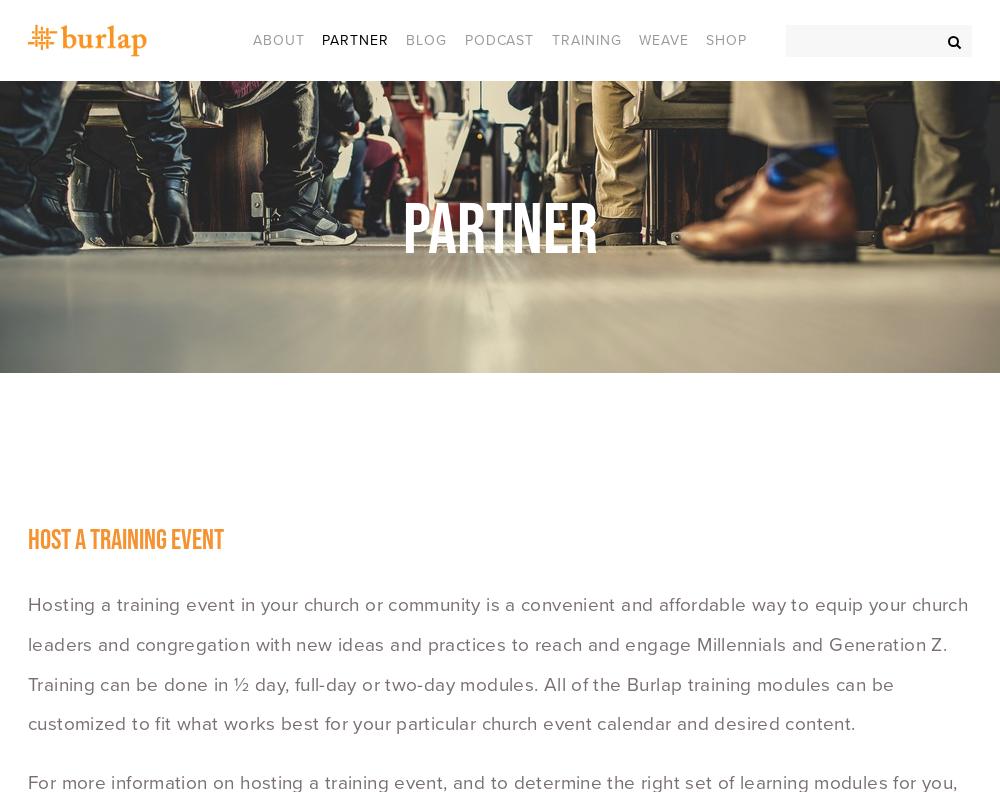  Describe the element at coordinates (278, 38) in the screenshot. I see `'About'` at that location.